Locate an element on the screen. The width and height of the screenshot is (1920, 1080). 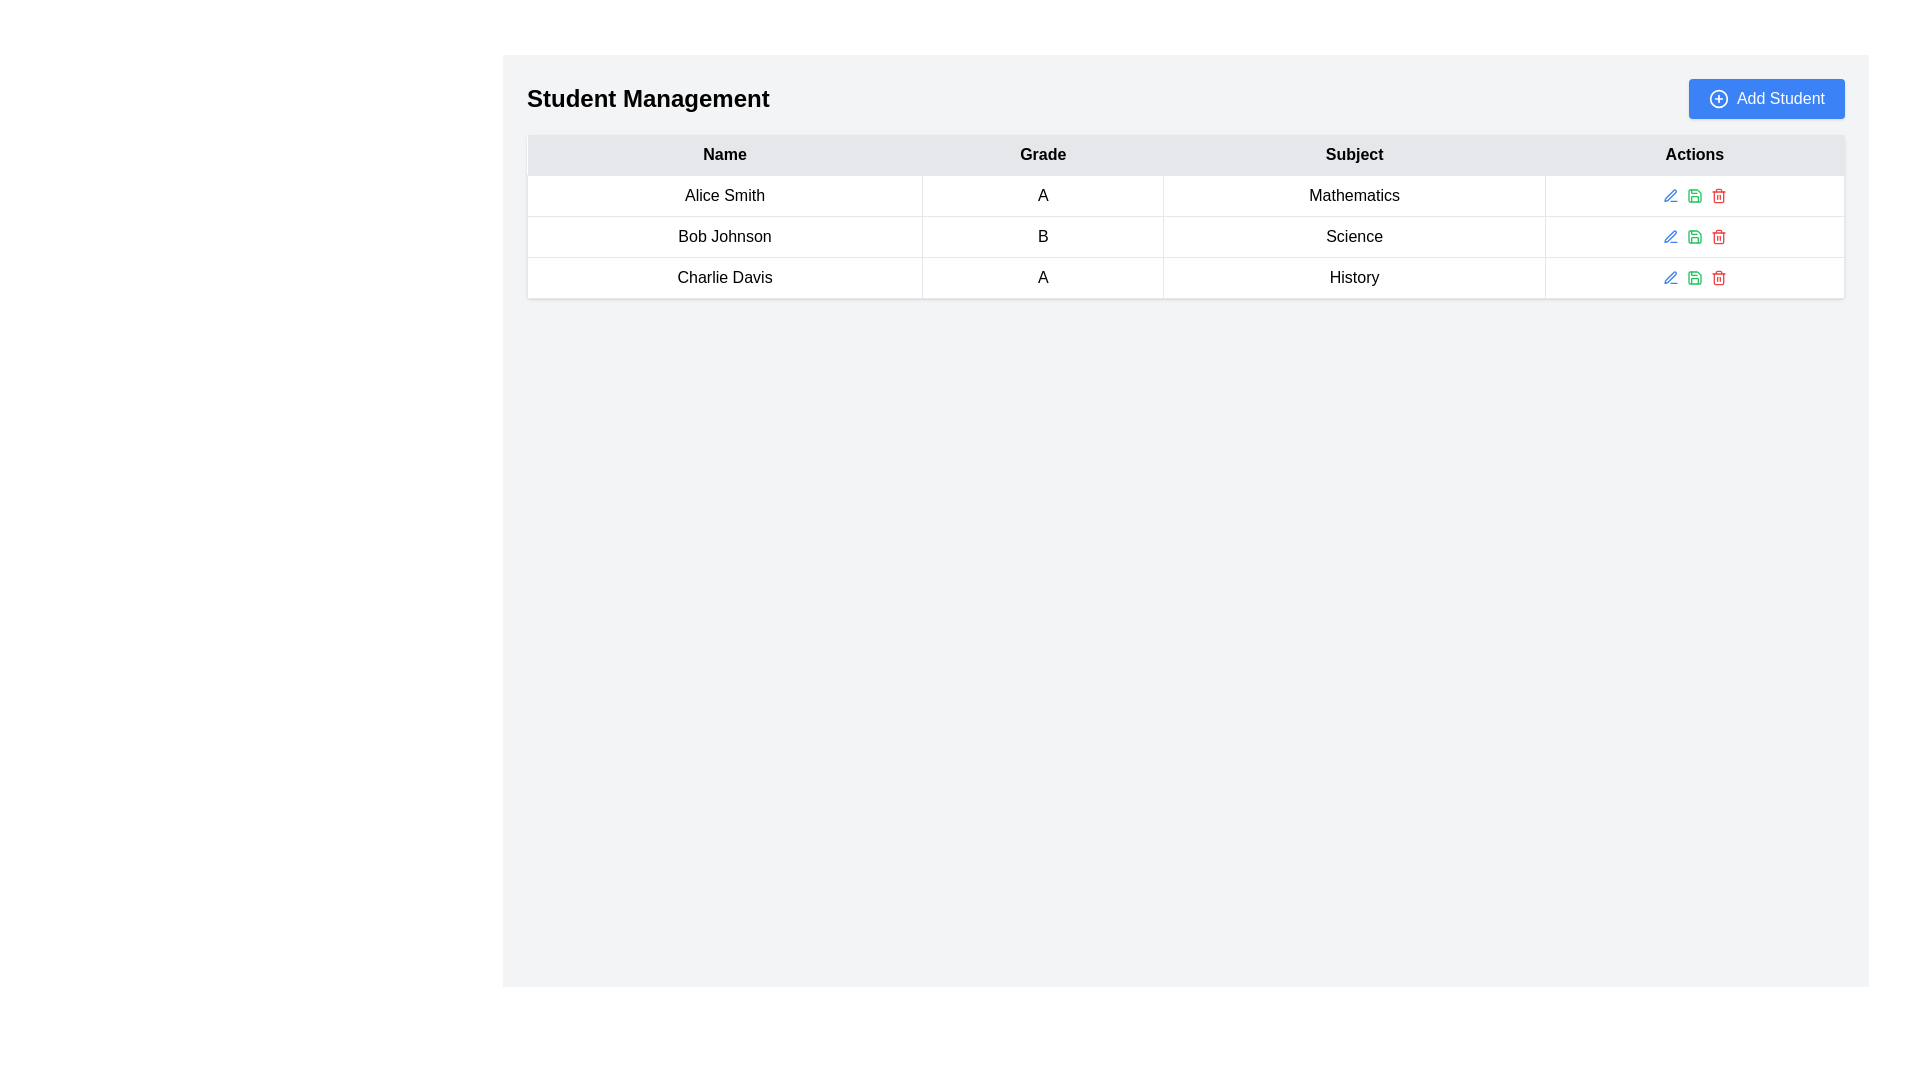
the green eye icon located in the 'Actions' column of the row for 'Charlie Davis' is located at coordinates (1693, 277).